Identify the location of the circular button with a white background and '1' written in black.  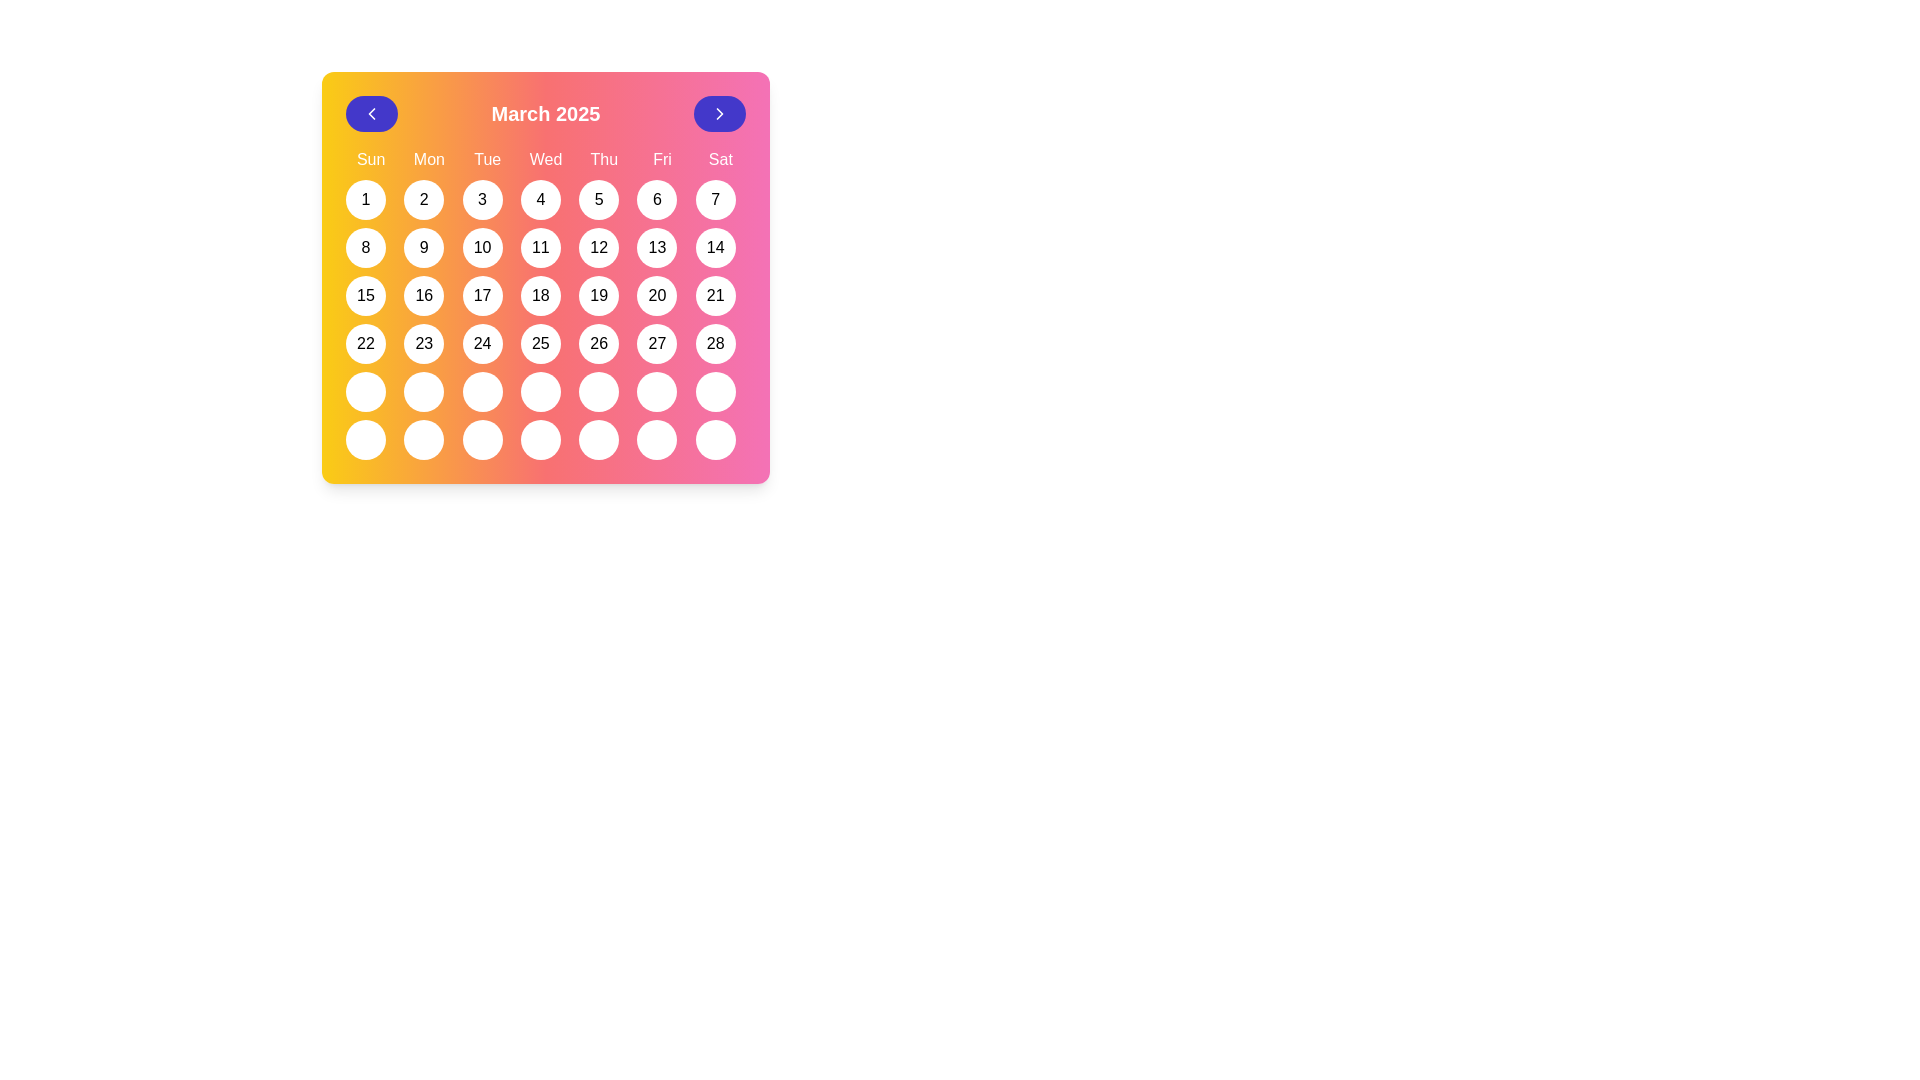
(365, 200).